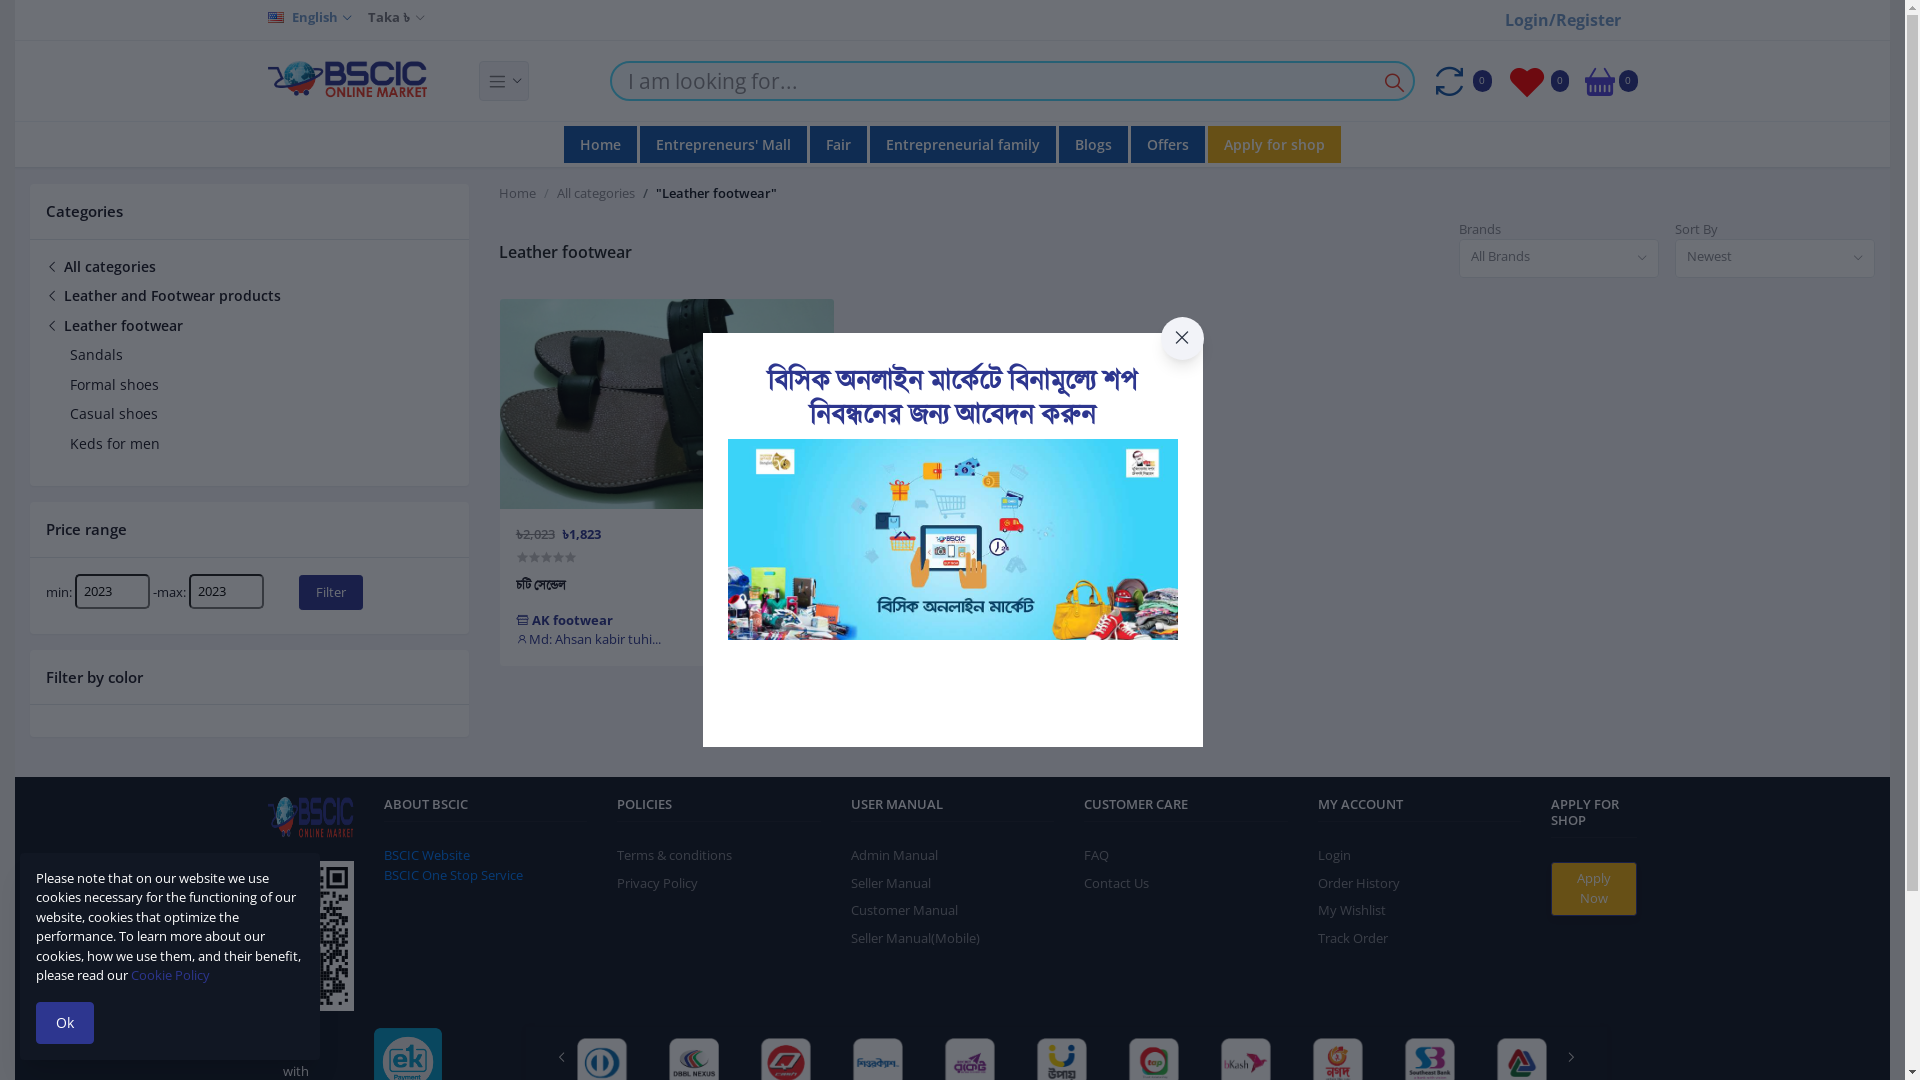 The image size is (1920, 1080). Describe the element at coordinates (1131, 143) in the screenshot. I see `'Offers'` at that location.